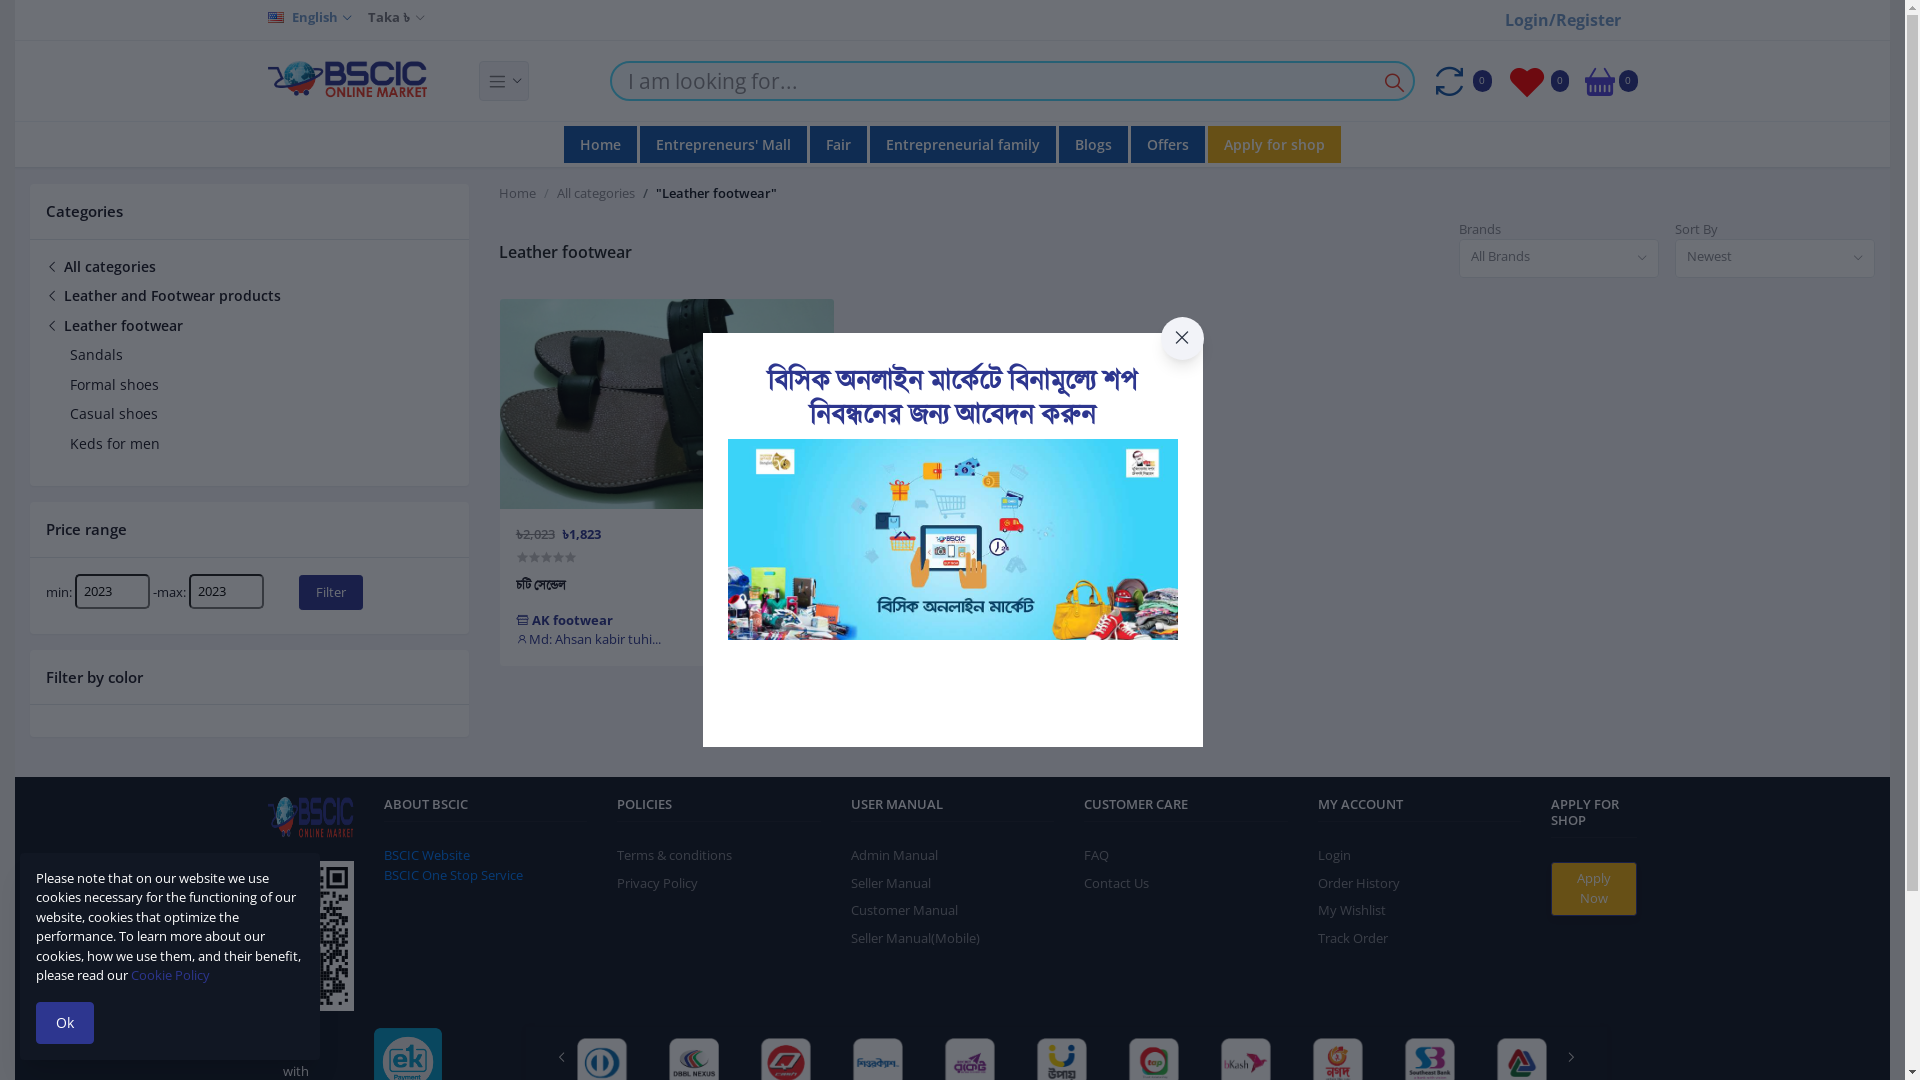 The image size is (1920, 1080). Describe the element at coordinates (1131, 143) in the screenshot. I see `'Offers'` at that location.